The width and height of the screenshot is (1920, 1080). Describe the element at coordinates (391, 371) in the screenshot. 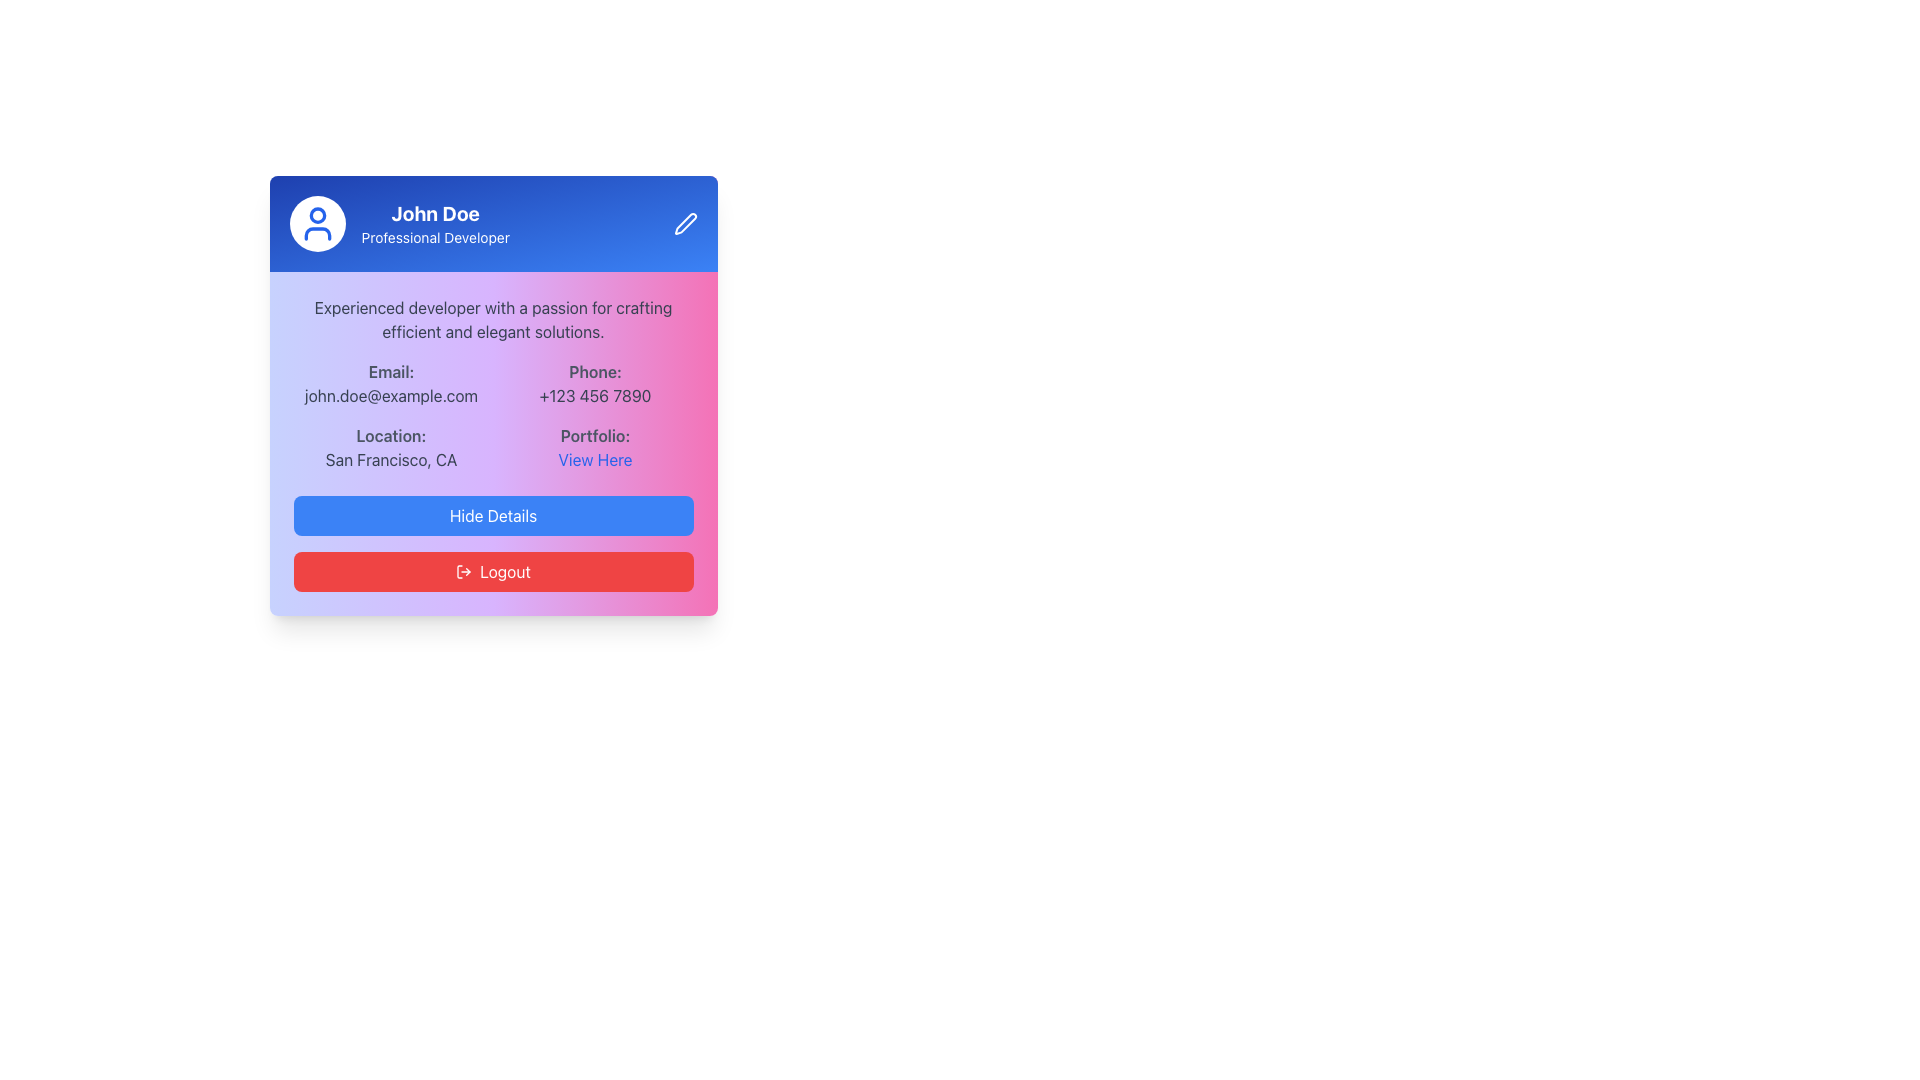

I see `the 'Email:' text label located in the card section above the email address 'john.doe@example.com' associated with 'John Doe'` at that location.